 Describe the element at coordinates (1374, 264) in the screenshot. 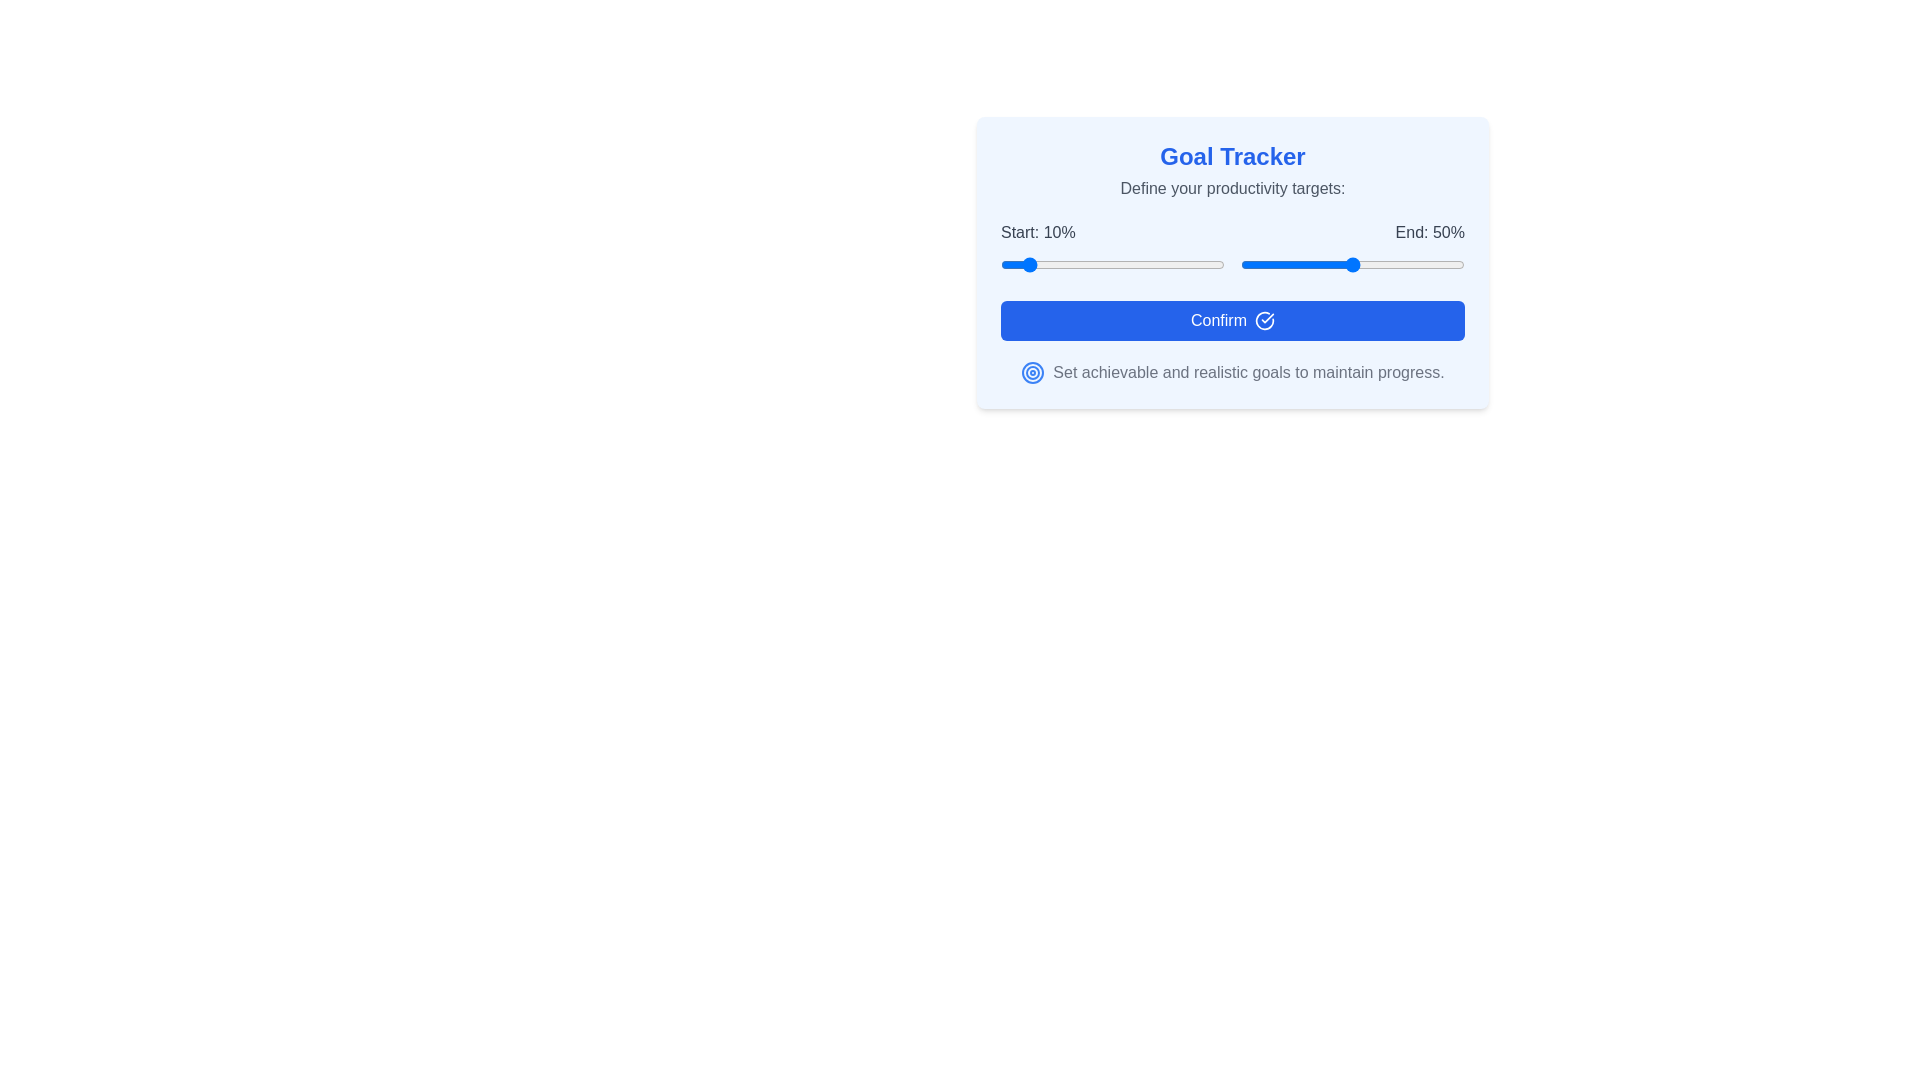

I see `the slider` at that location.